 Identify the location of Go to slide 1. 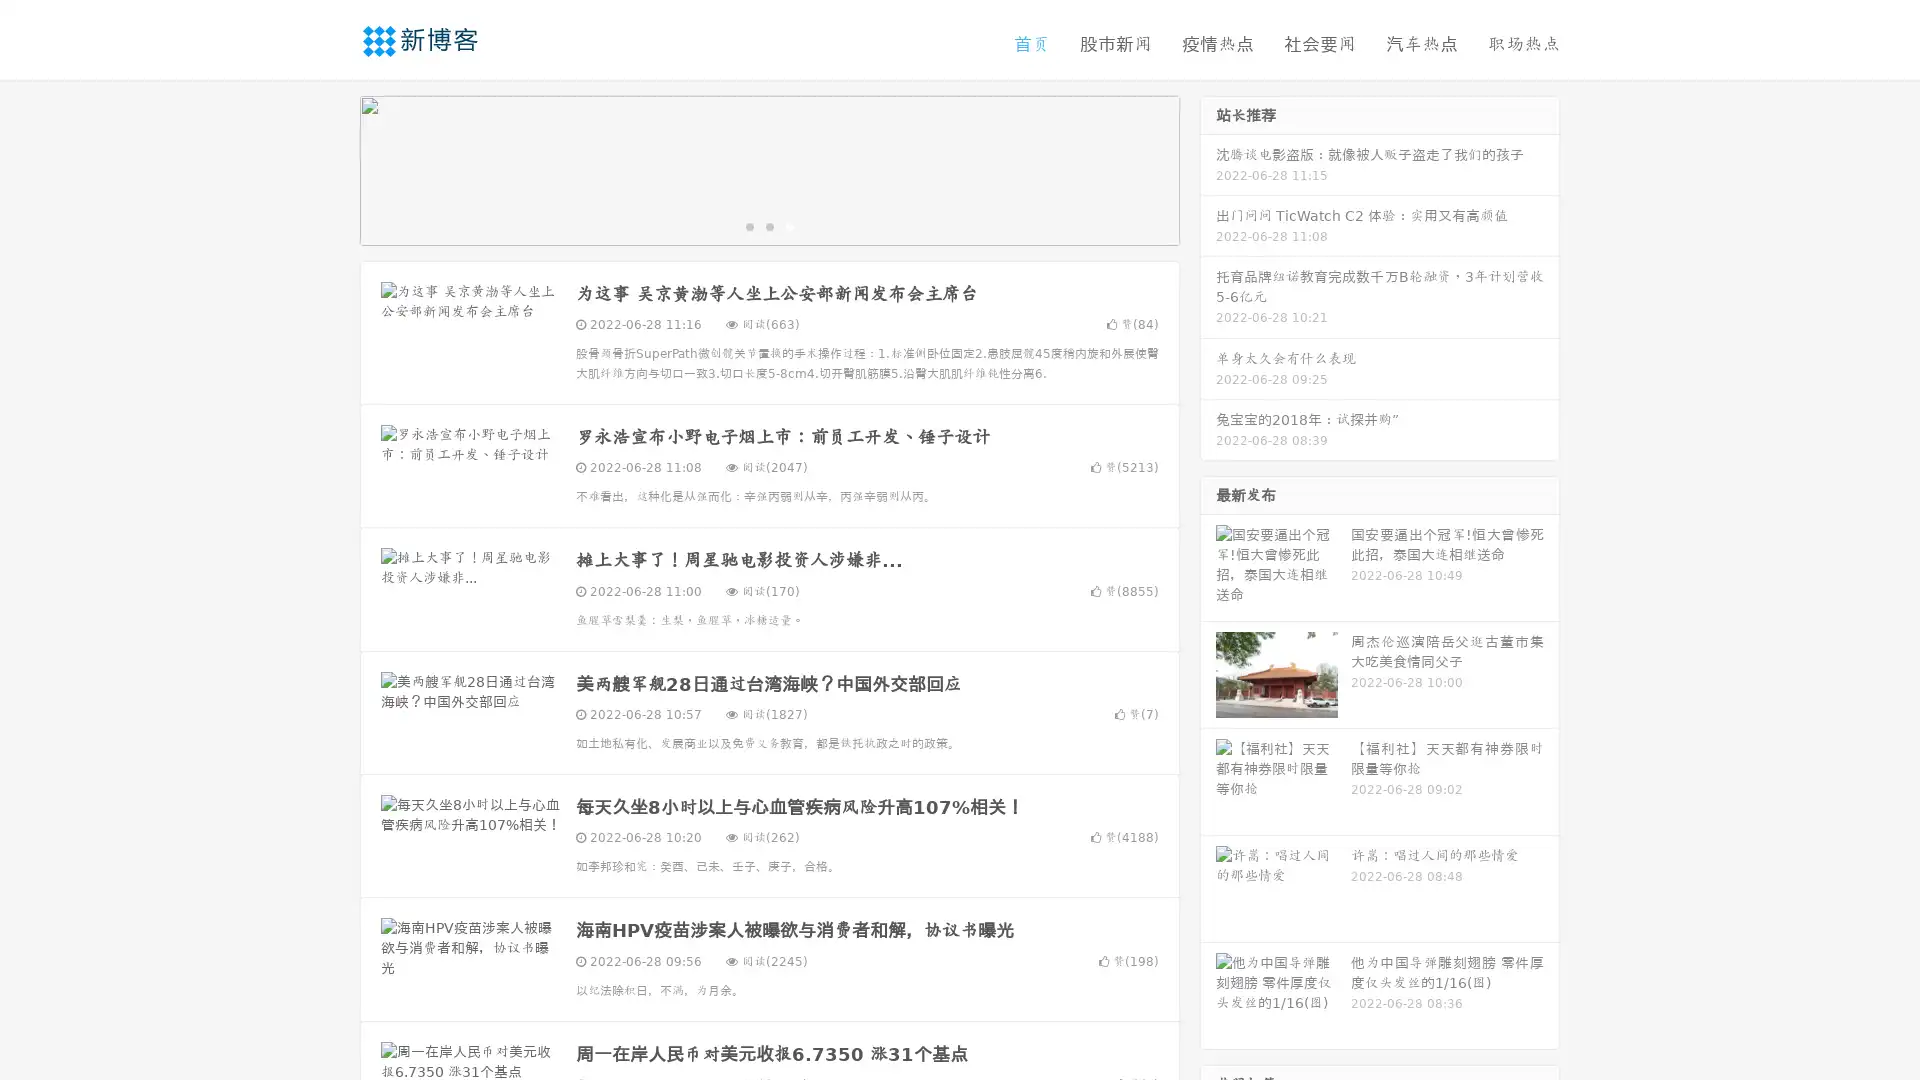
(748, 225).